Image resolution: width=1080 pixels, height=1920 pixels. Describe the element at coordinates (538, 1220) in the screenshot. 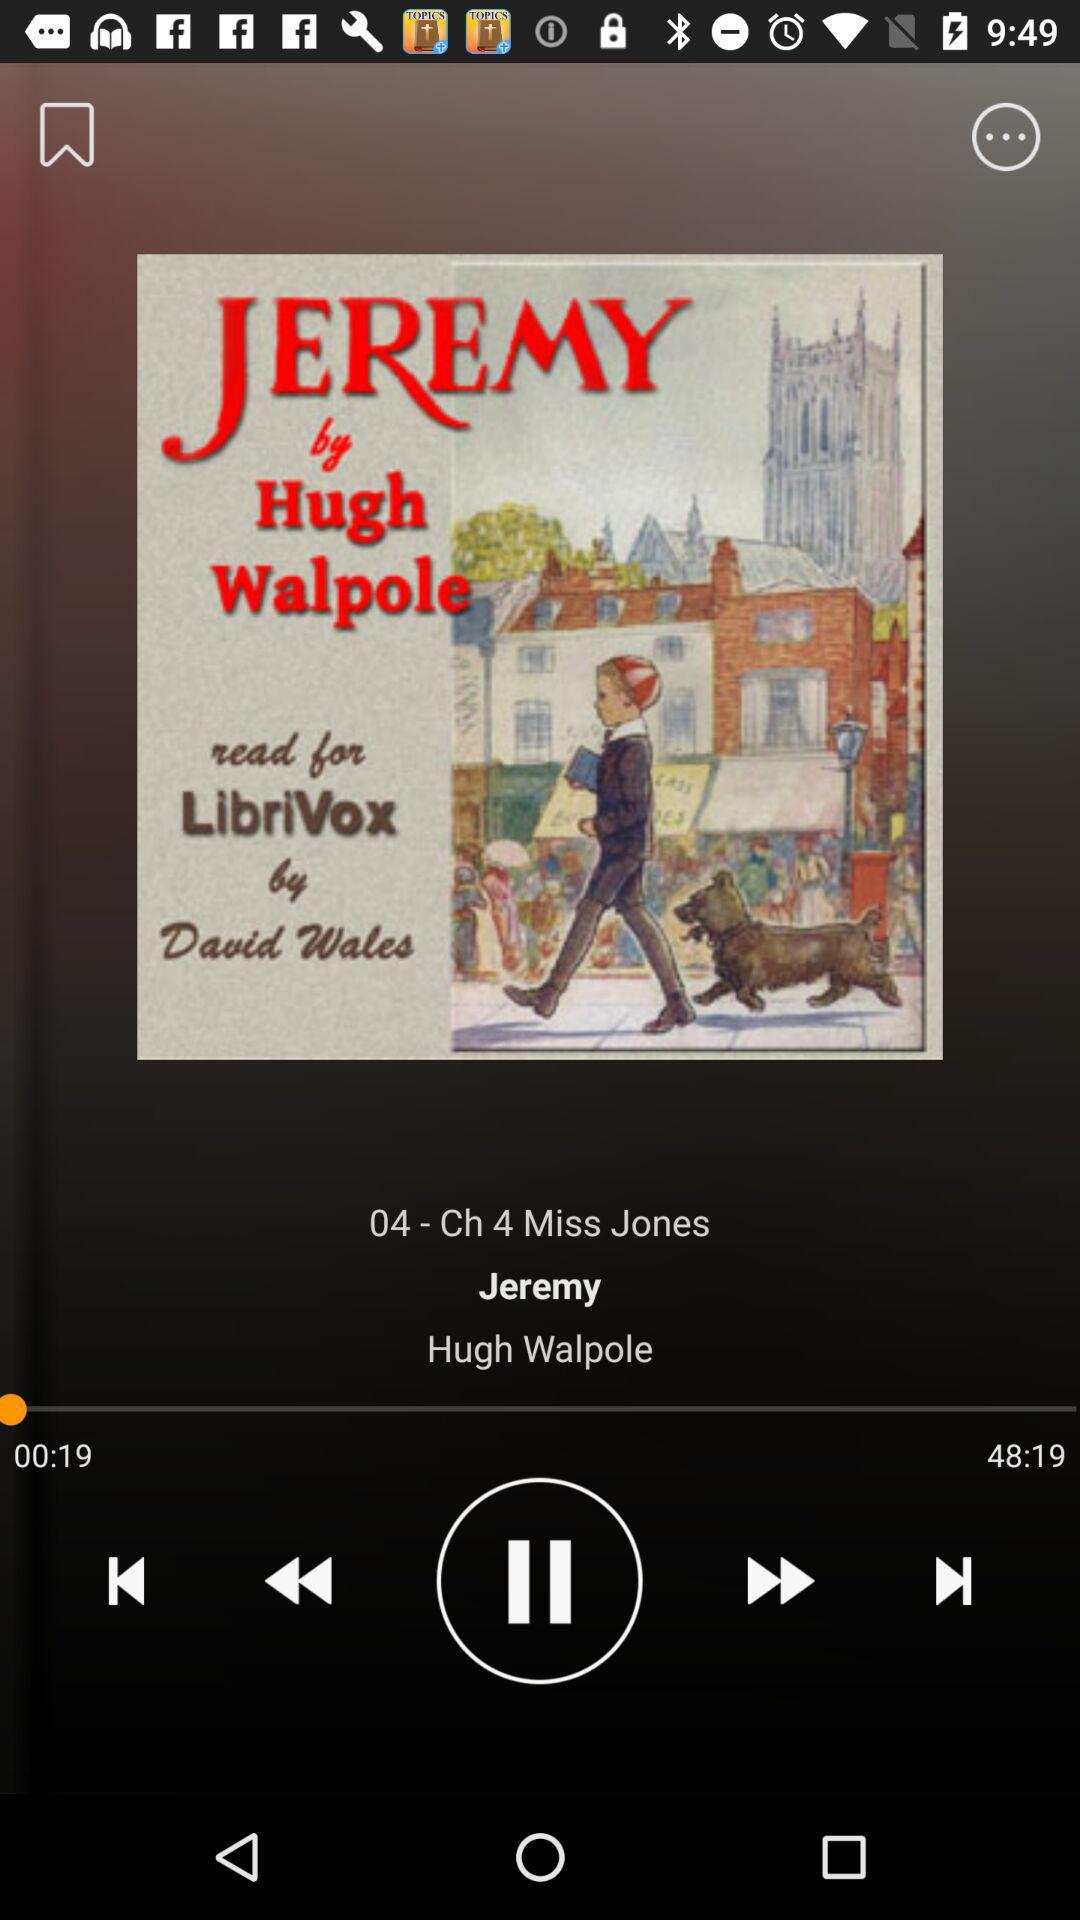

I see `item above jeremy icon` at that location.